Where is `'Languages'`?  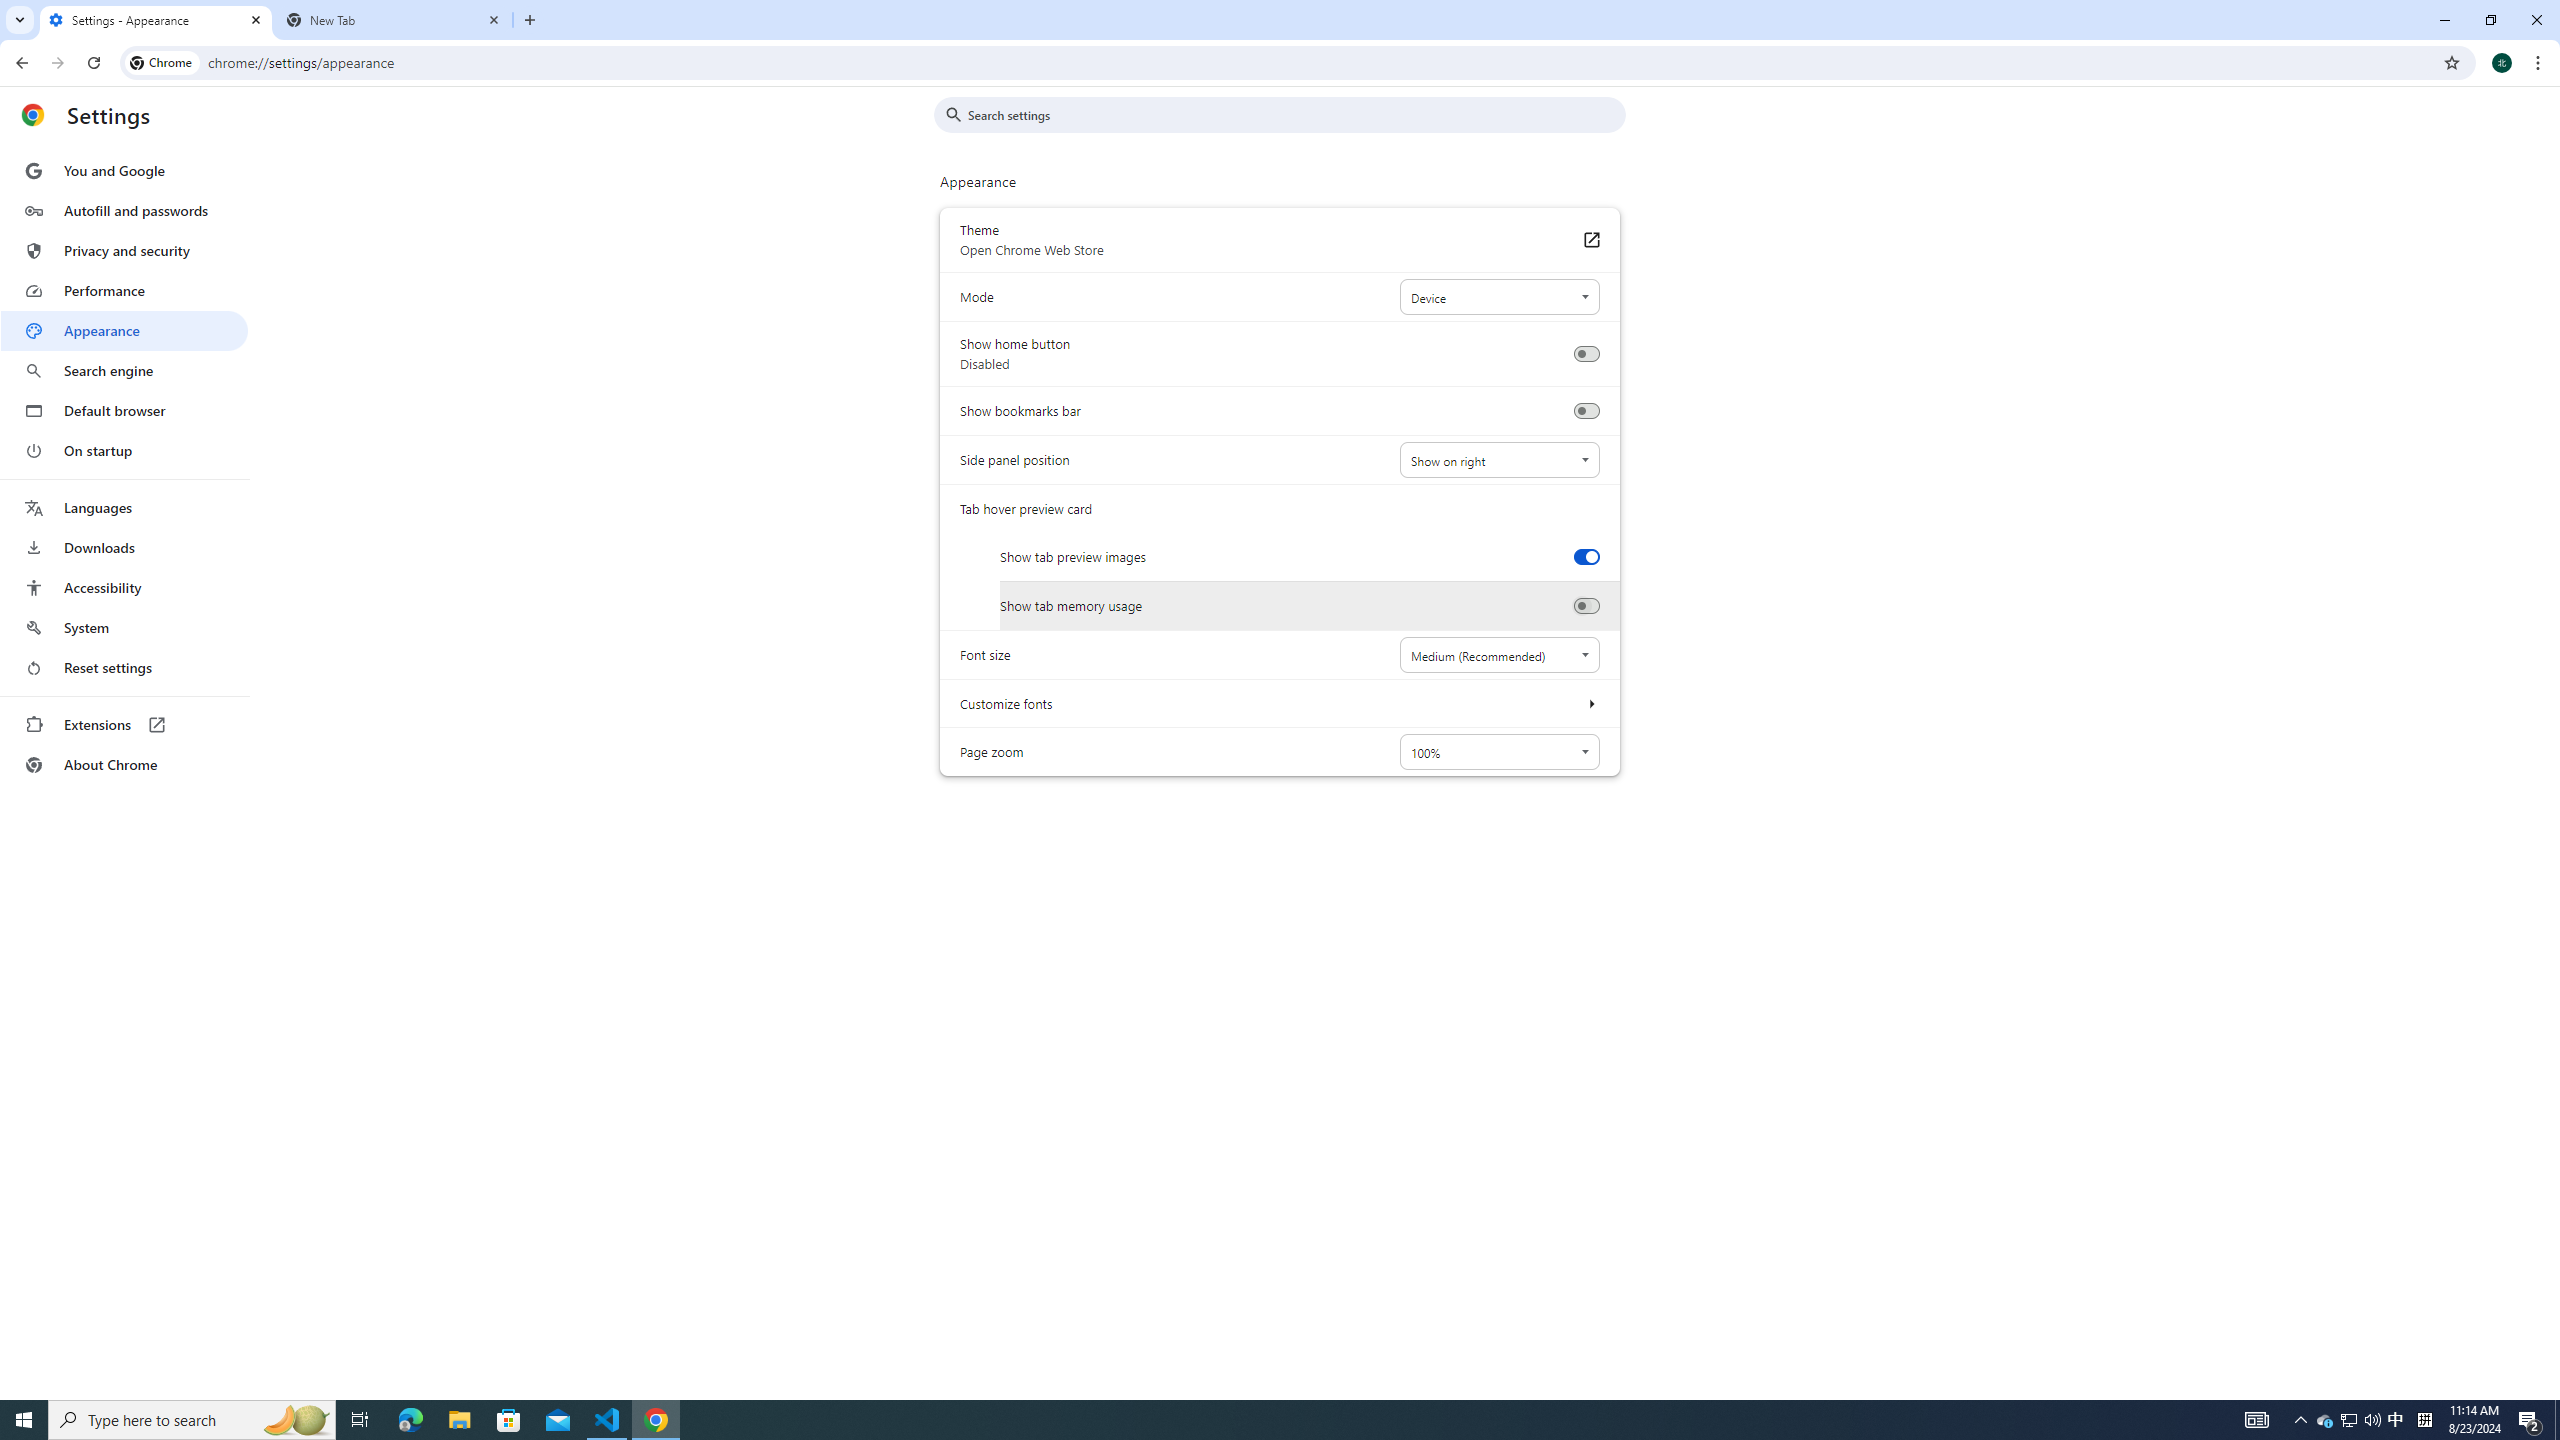
'Languages' is located at coordinates (123, 508).